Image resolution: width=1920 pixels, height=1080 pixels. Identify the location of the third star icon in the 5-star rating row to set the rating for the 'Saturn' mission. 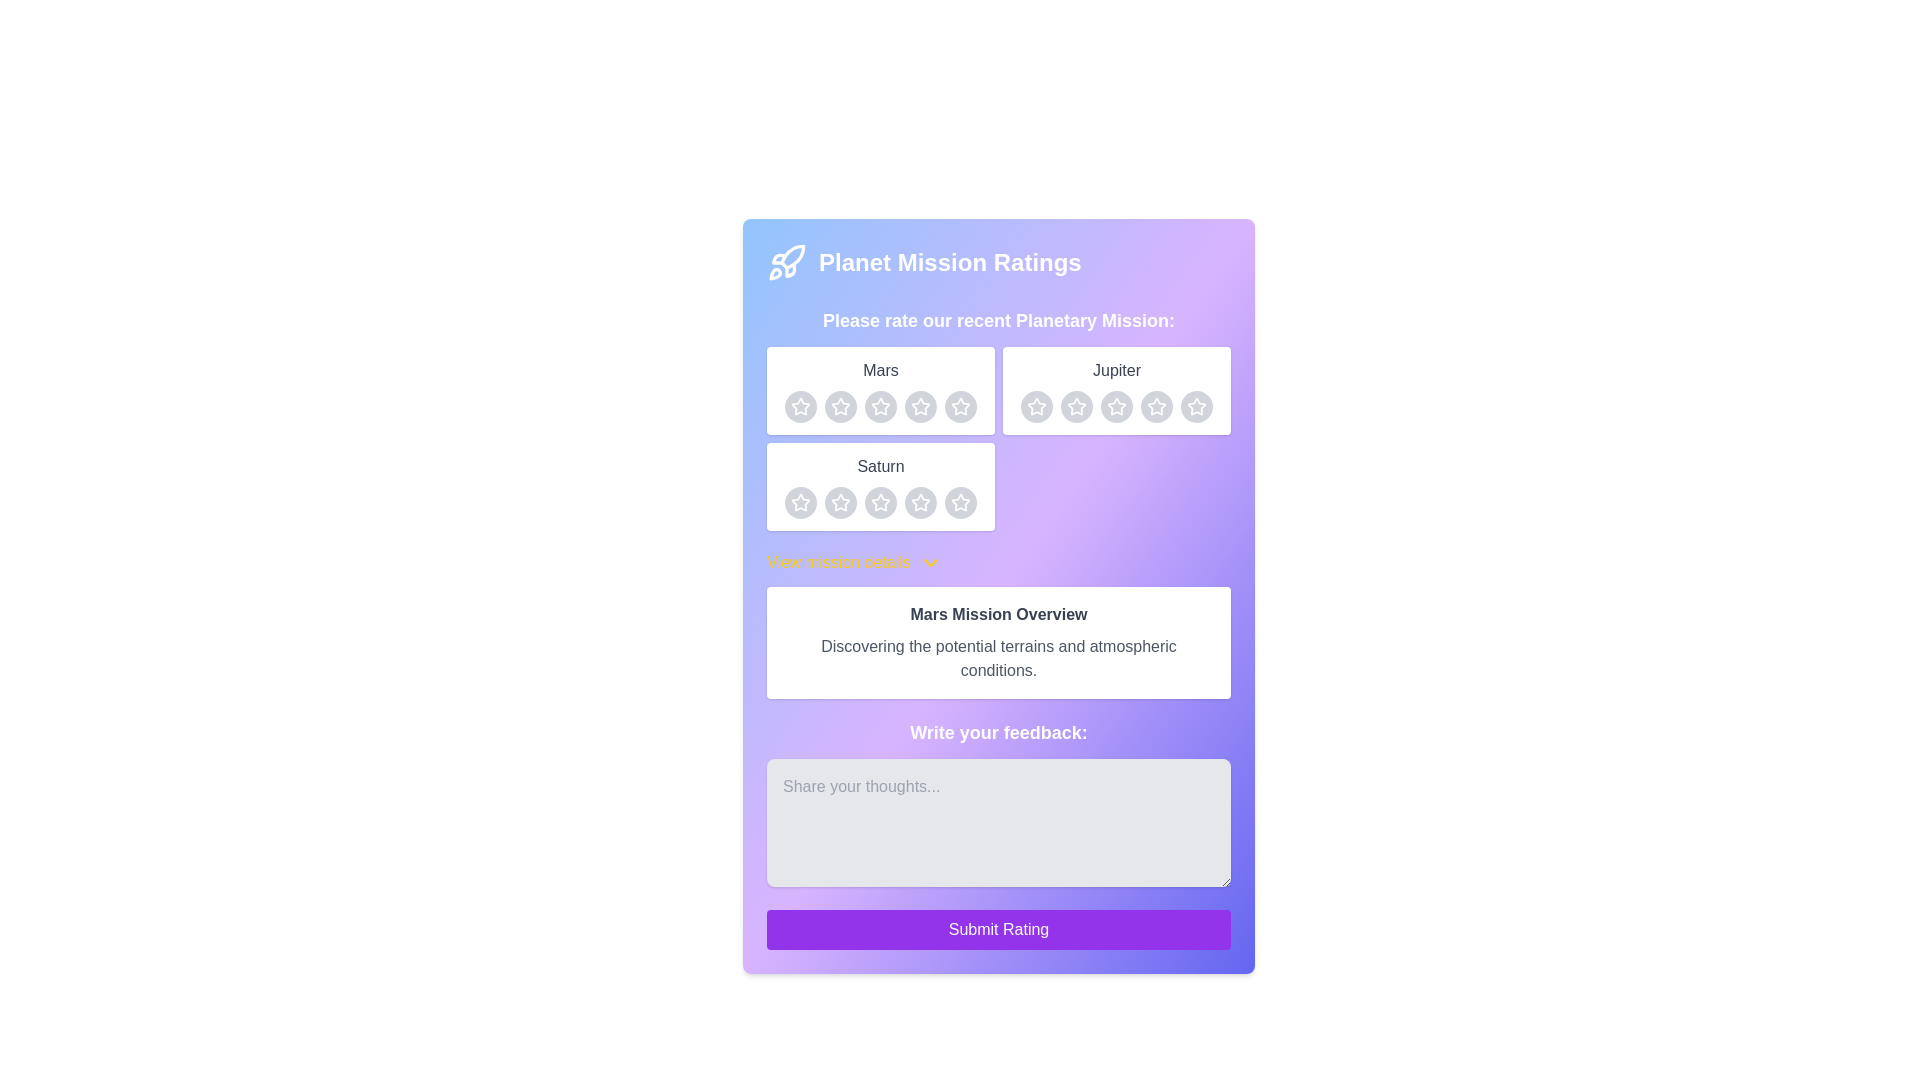
(960, 501).